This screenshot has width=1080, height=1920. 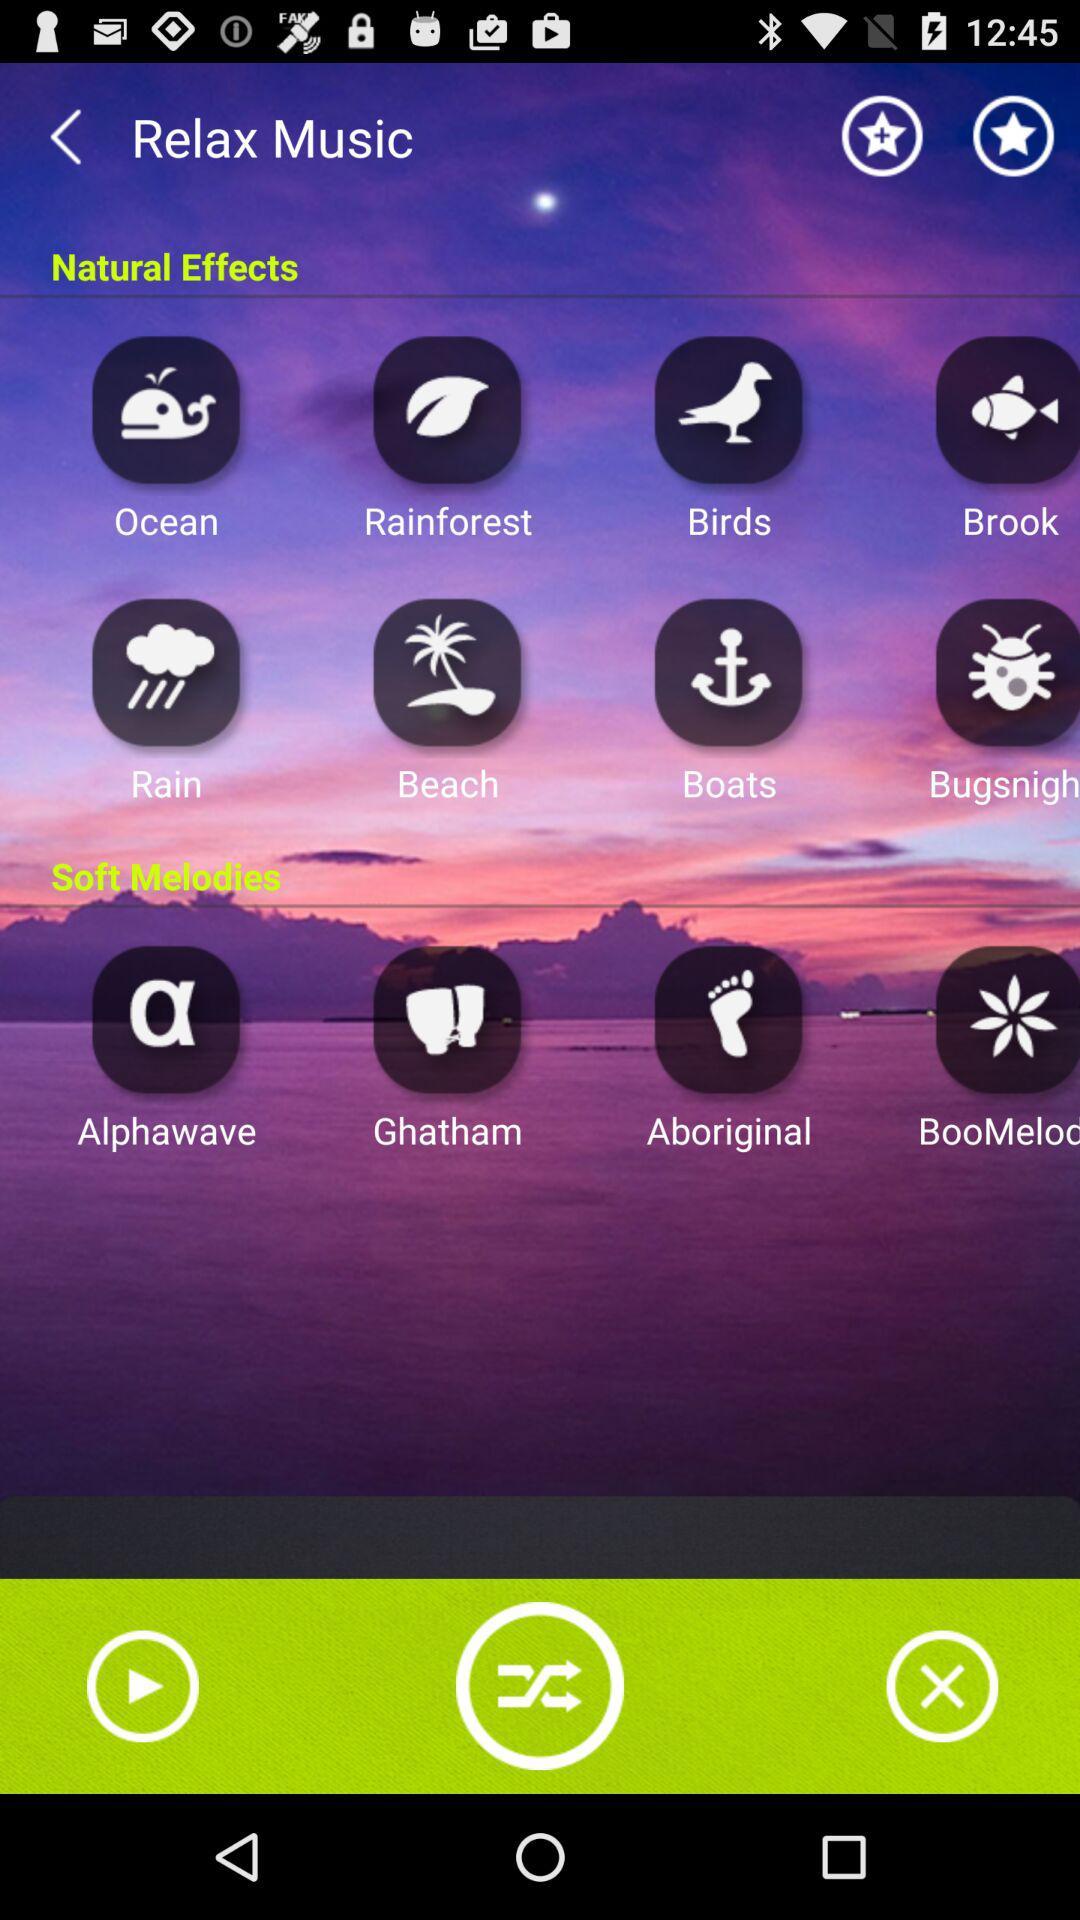 What do you see at coordinates (942, 1685) in the screenshot?
I see `app` at bounding box center [942, 1685].